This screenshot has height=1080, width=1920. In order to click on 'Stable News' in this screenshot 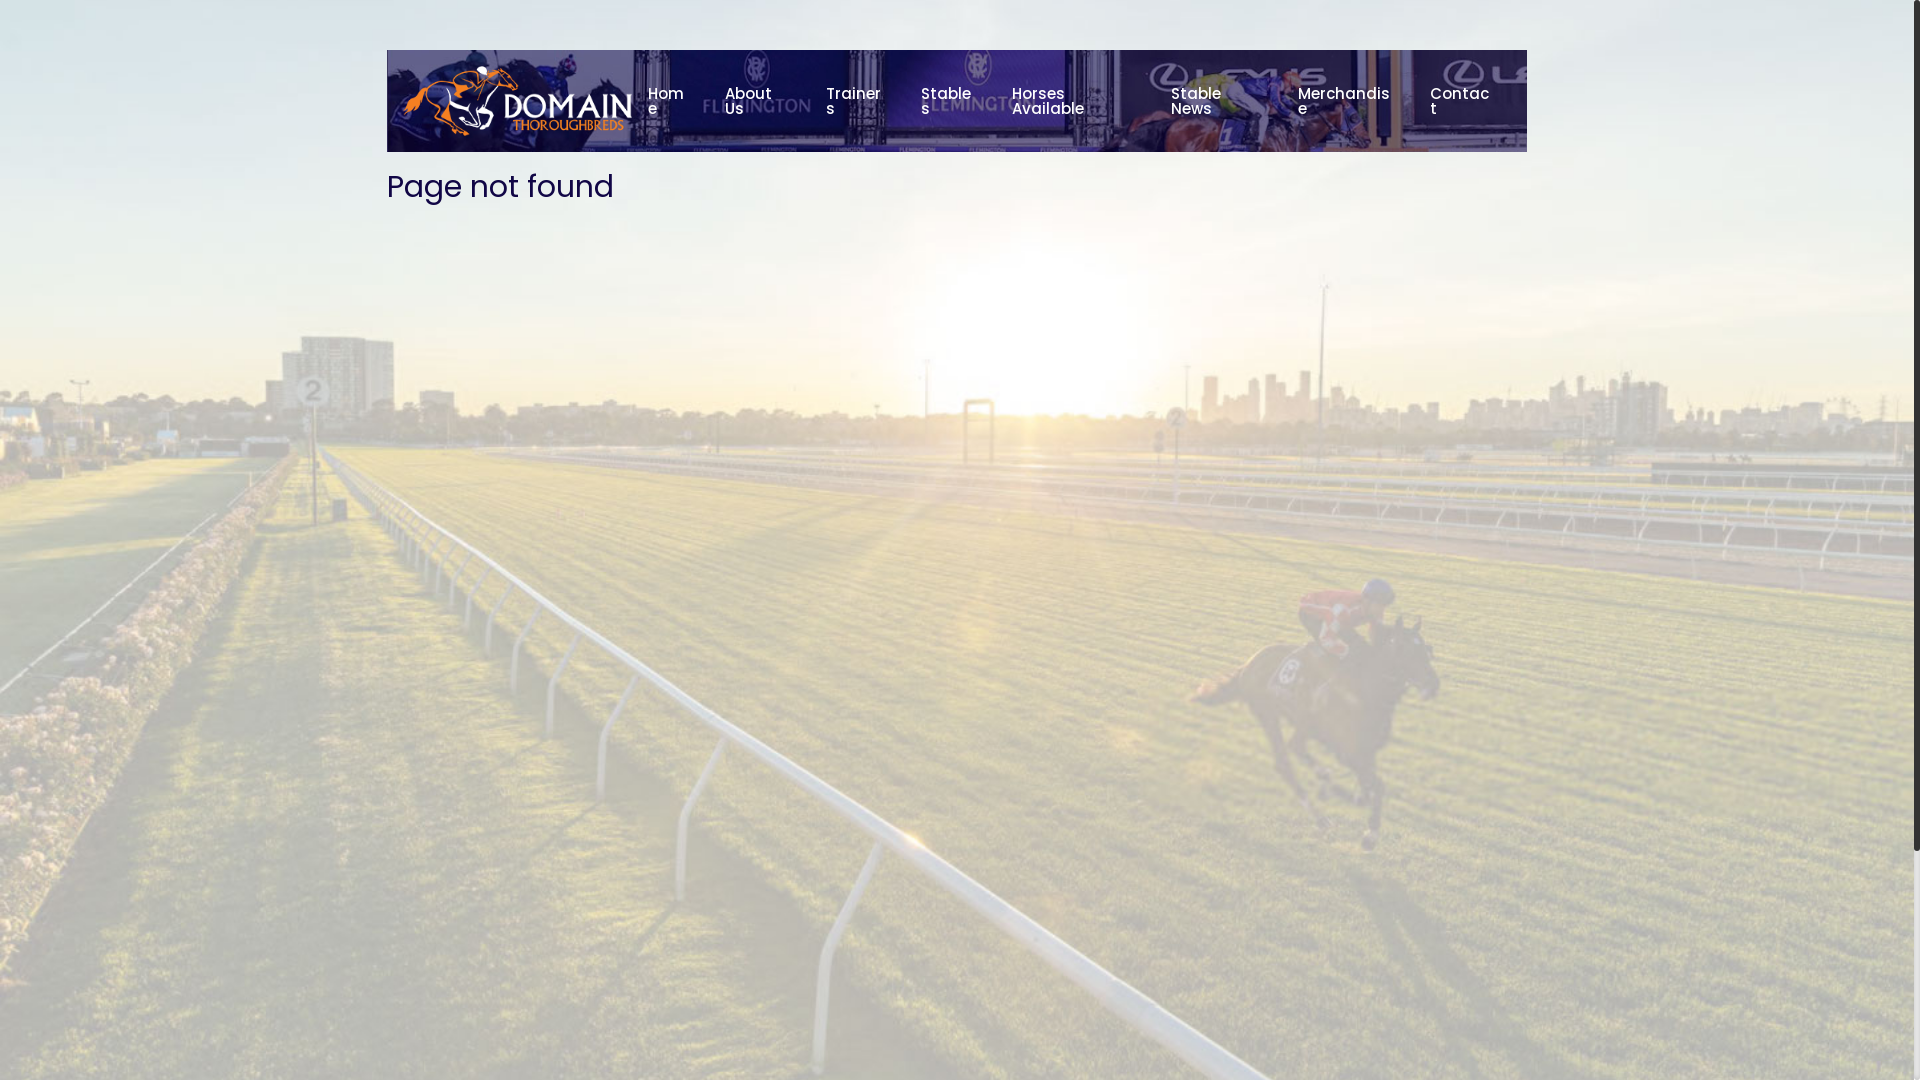, I will do `click(1217, 100)`.